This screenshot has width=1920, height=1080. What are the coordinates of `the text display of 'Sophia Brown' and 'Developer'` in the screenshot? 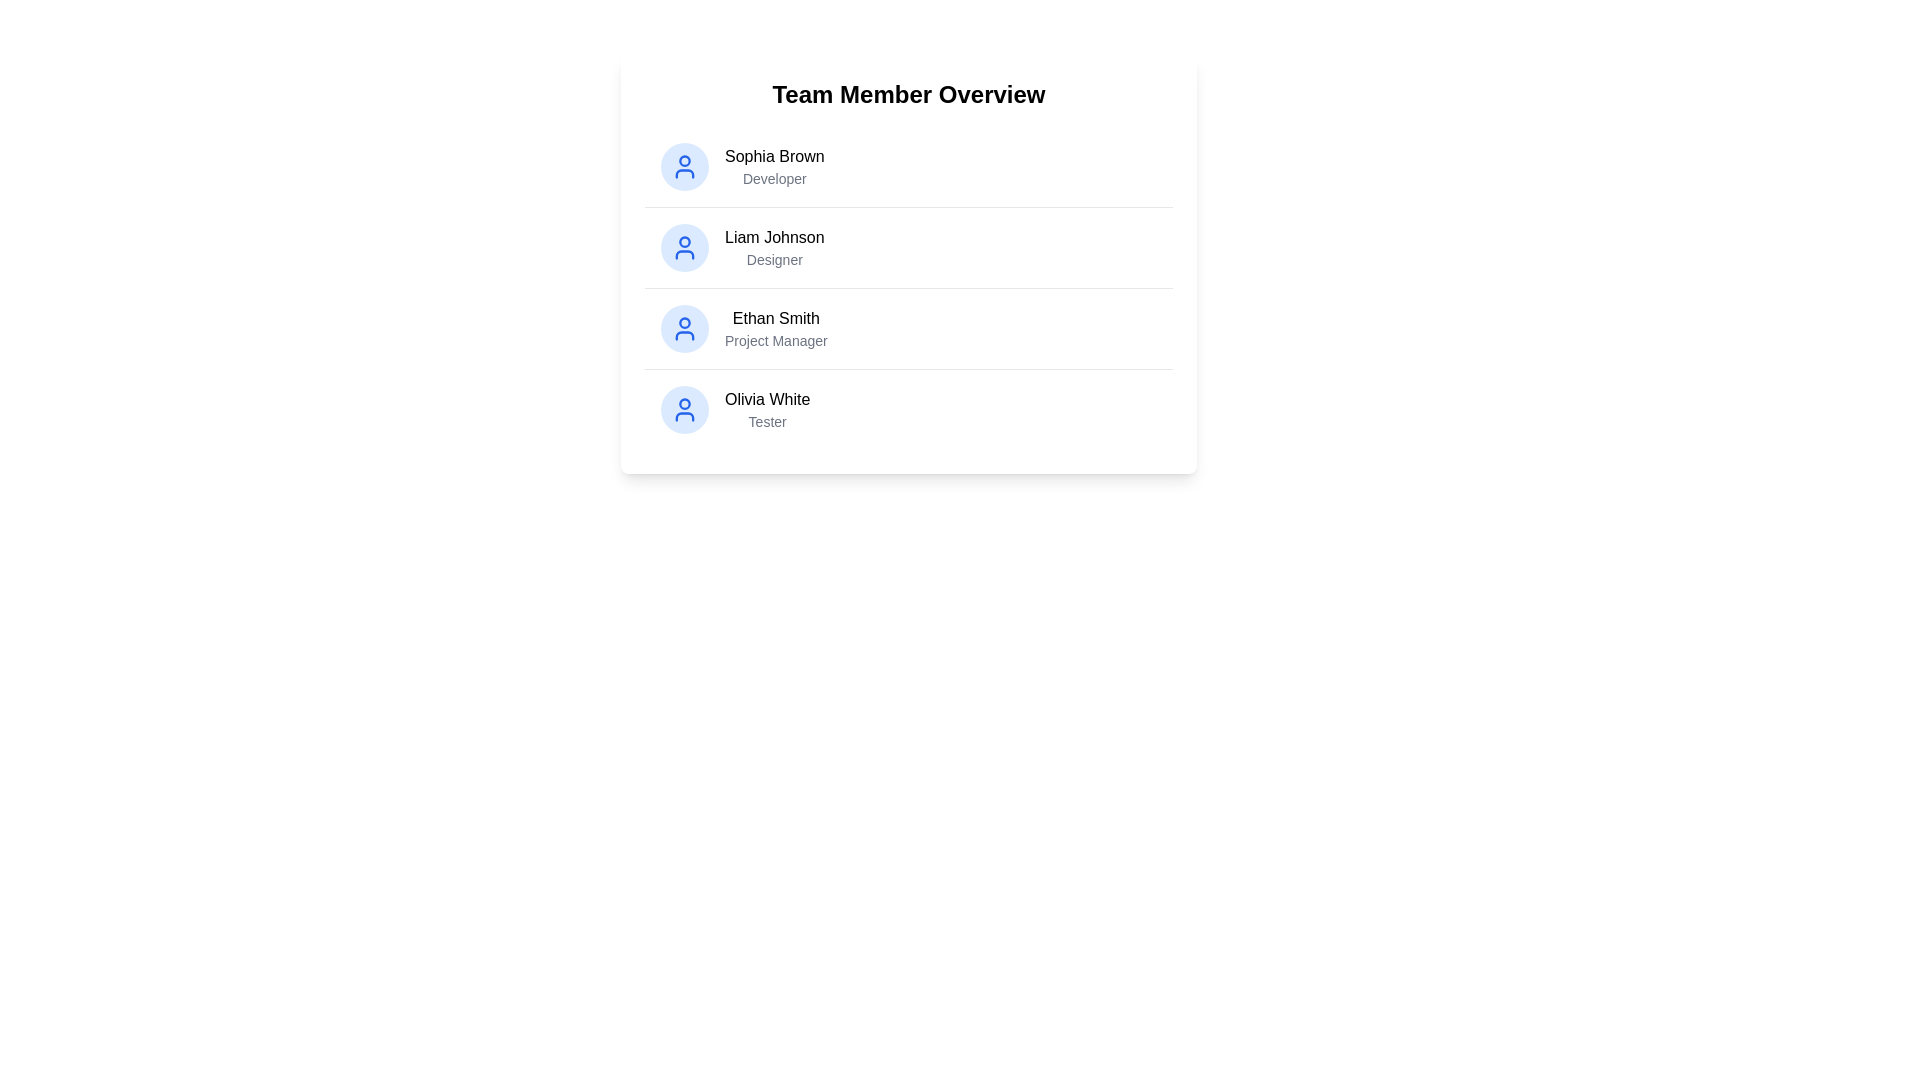 It's located at (773, 165).